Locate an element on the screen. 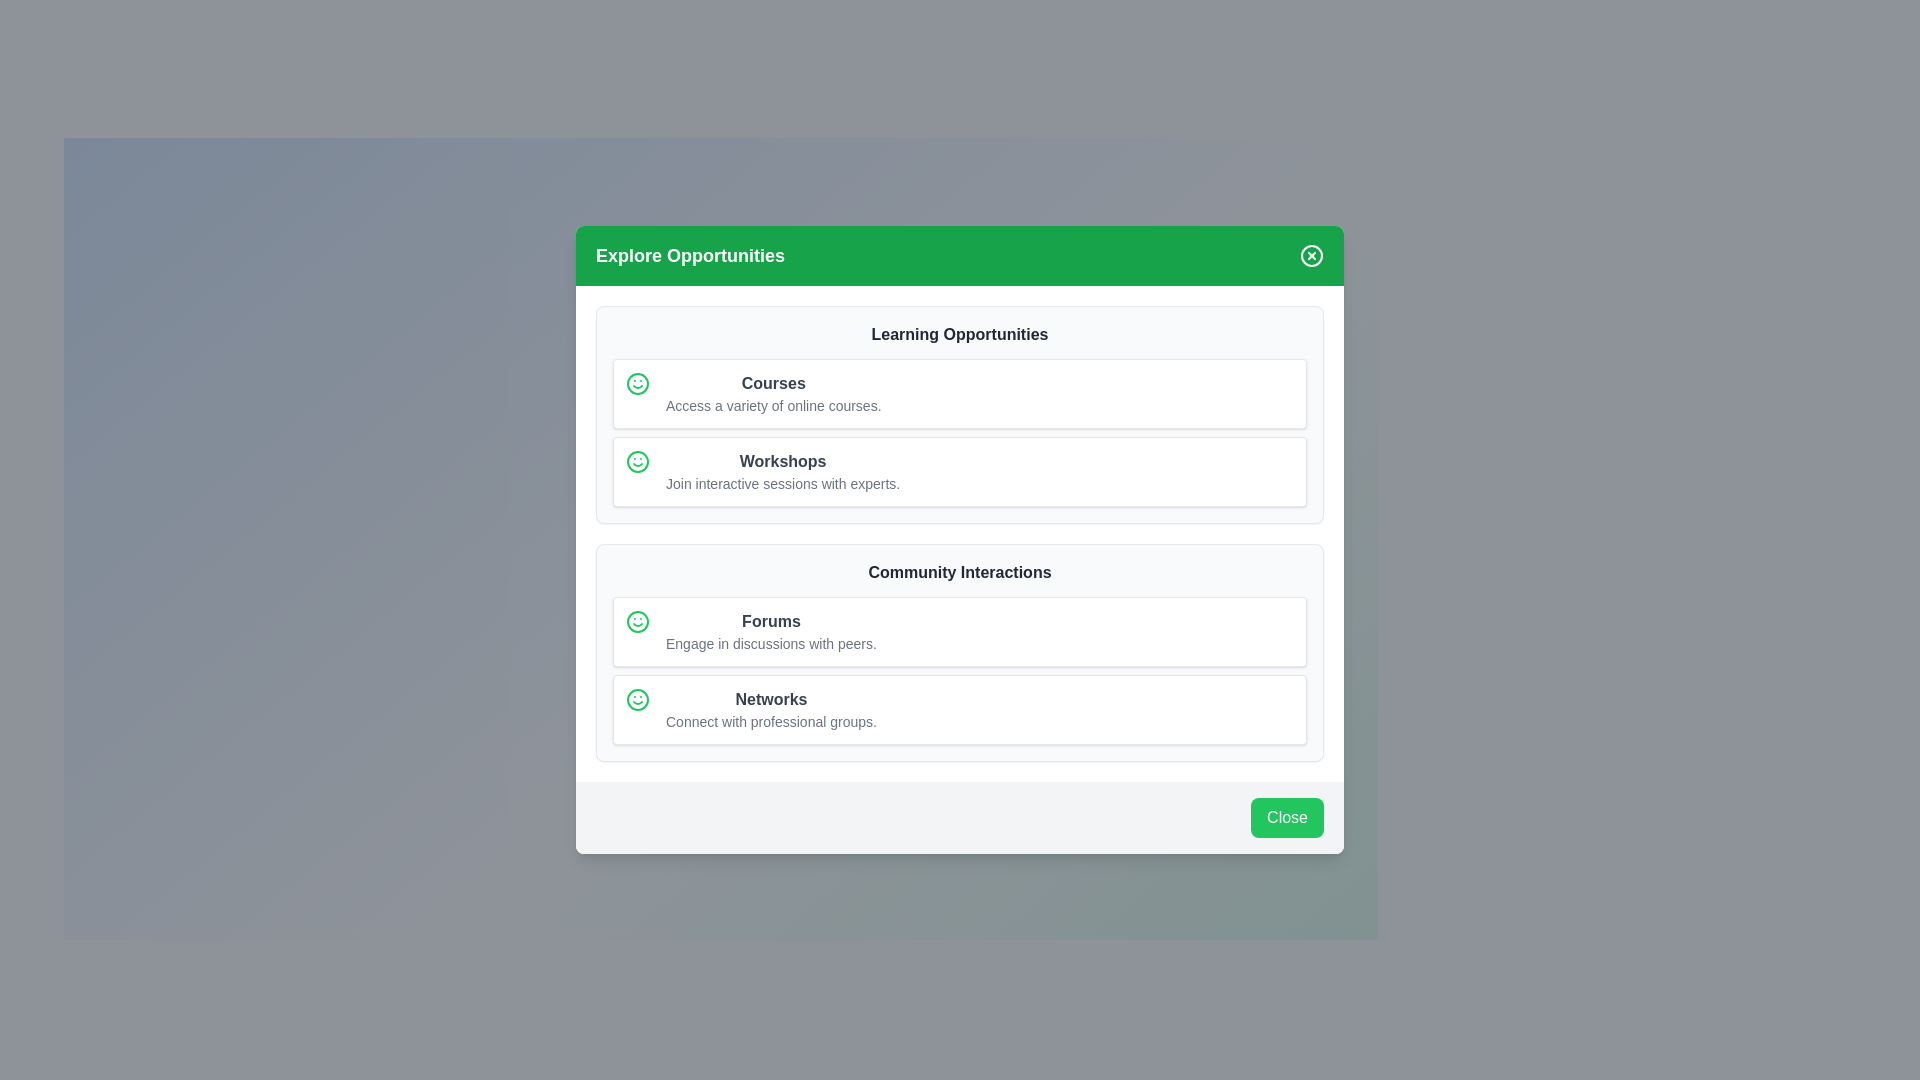  the green smiley face icon located inside the 'Courses' card, which is positioned at the top-left of the card next to the text 'Courses Access a variety of online courses.' is located at coordinates (637, 384).